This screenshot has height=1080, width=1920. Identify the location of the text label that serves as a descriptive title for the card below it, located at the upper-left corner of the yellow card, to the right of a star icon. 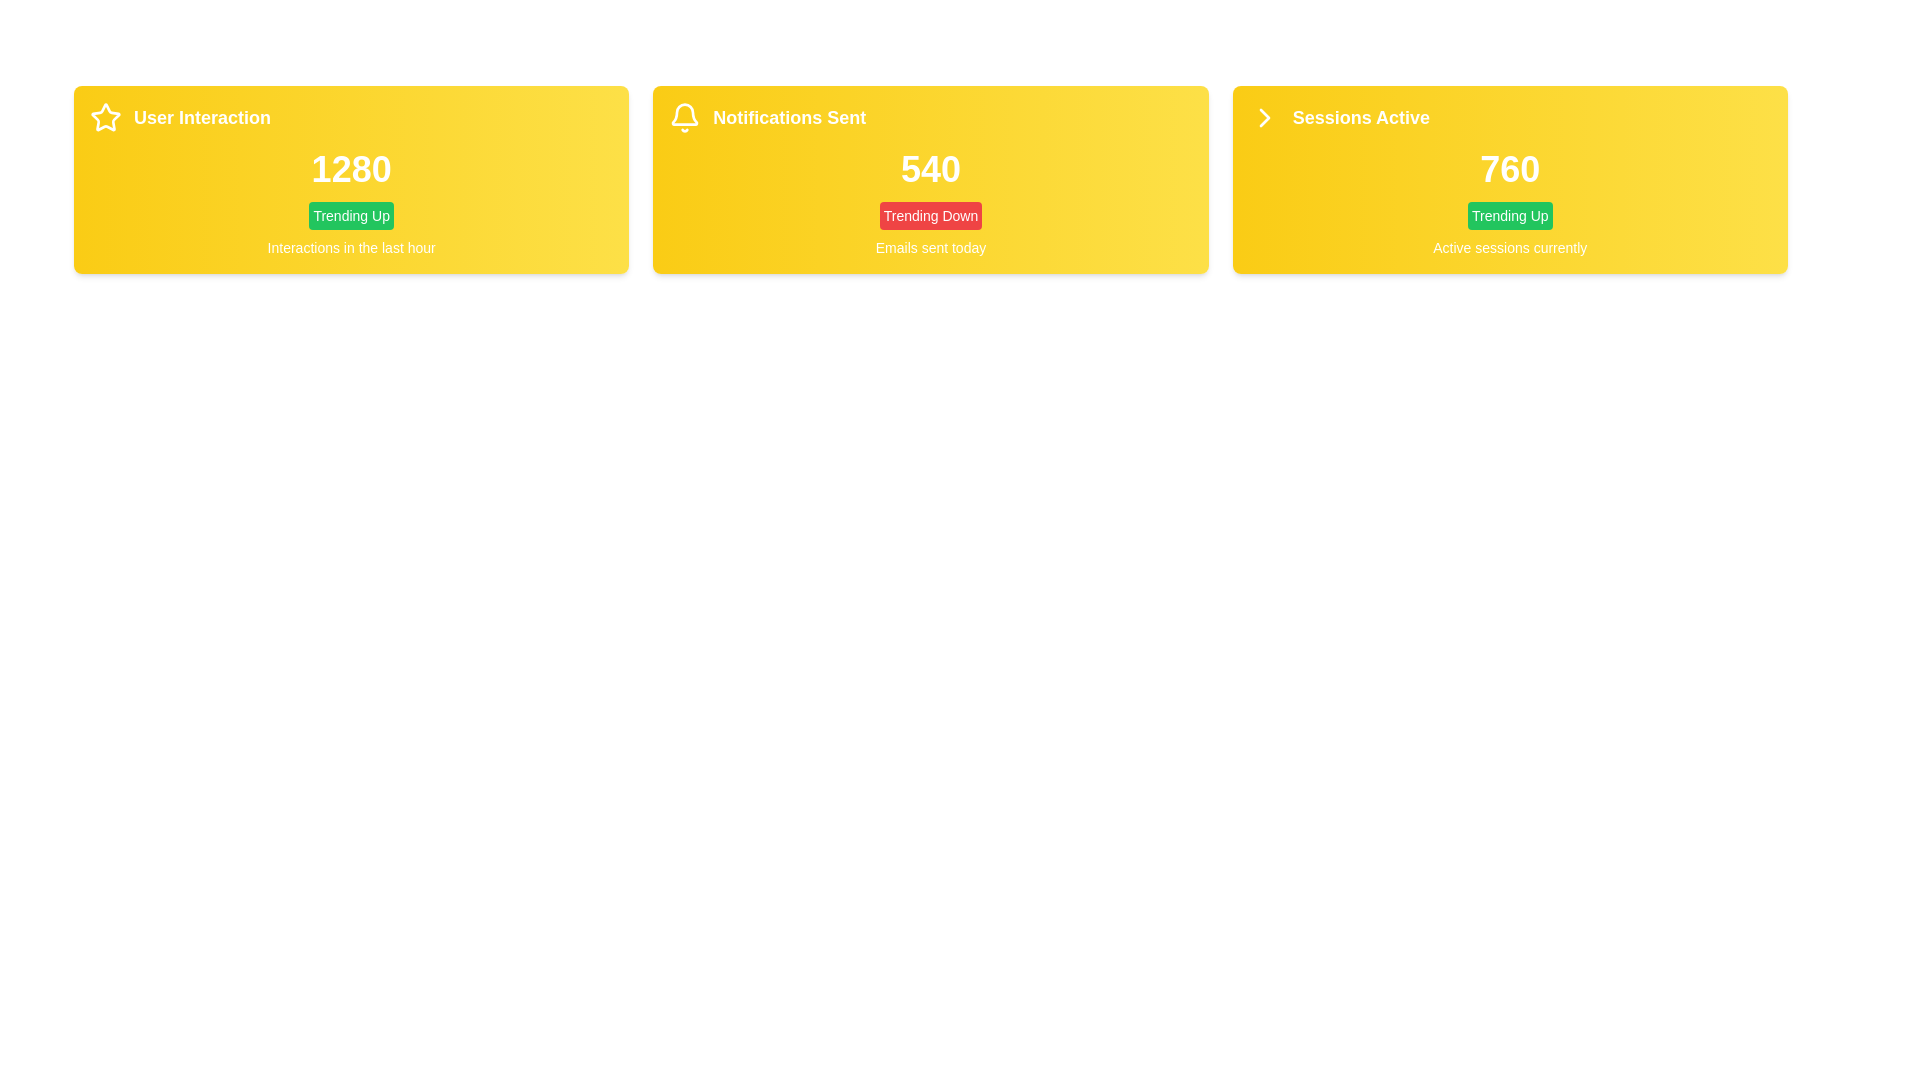
(202, 118).